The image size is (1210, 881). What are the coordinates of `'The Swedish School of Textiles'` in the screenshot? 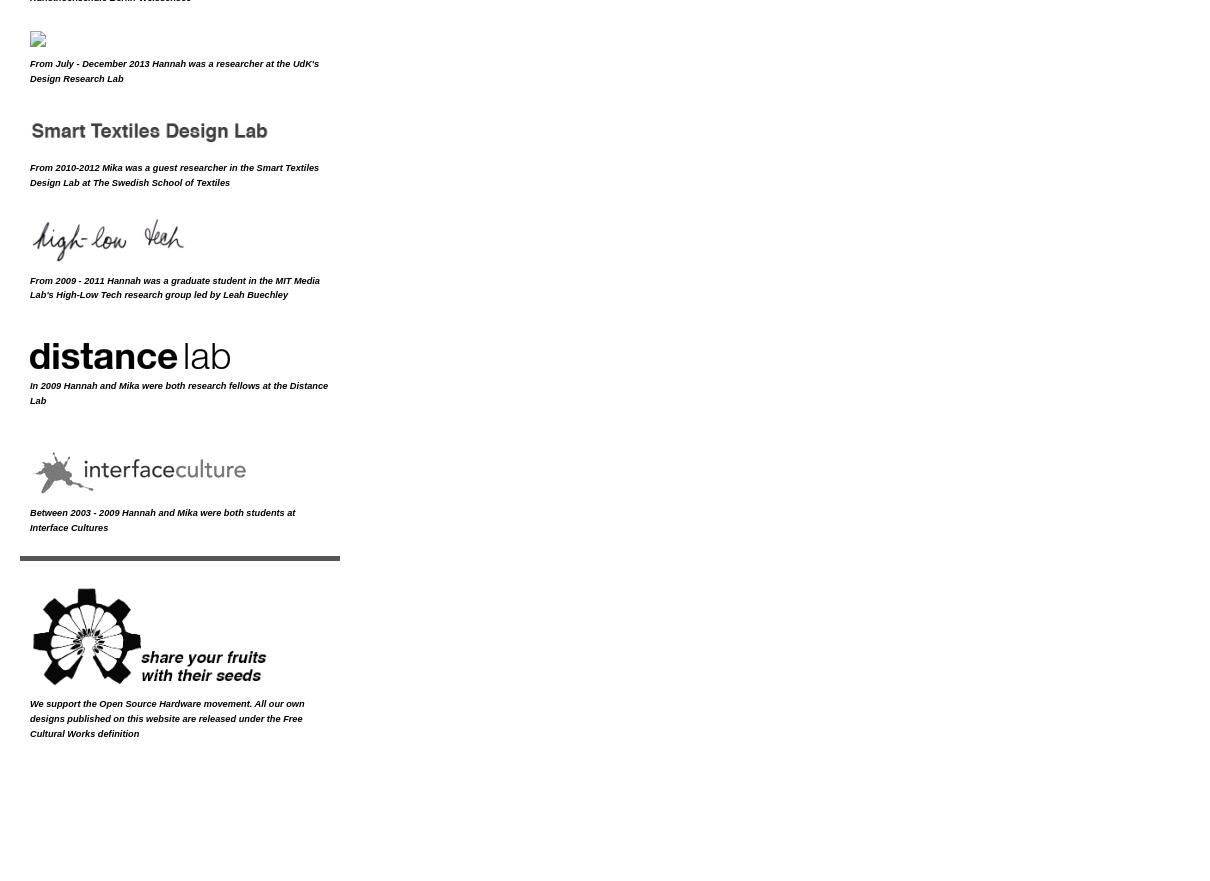 It's located at (161, 182).